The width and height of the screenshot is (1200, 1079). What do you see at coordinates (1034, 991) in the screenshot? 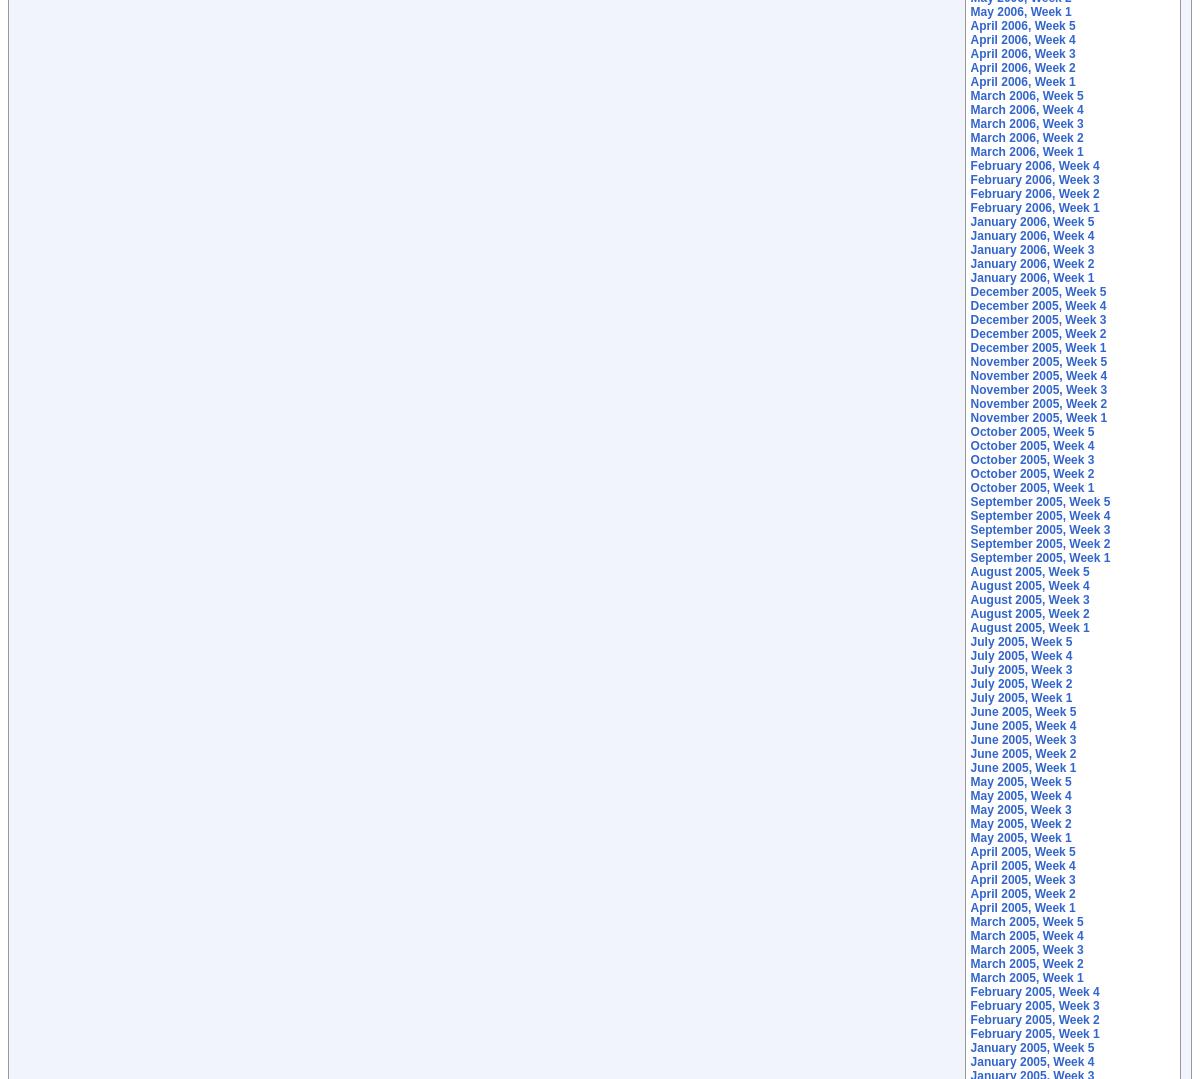
I see `'February 2005, Week 4'` at bounding box center [1034, 991].